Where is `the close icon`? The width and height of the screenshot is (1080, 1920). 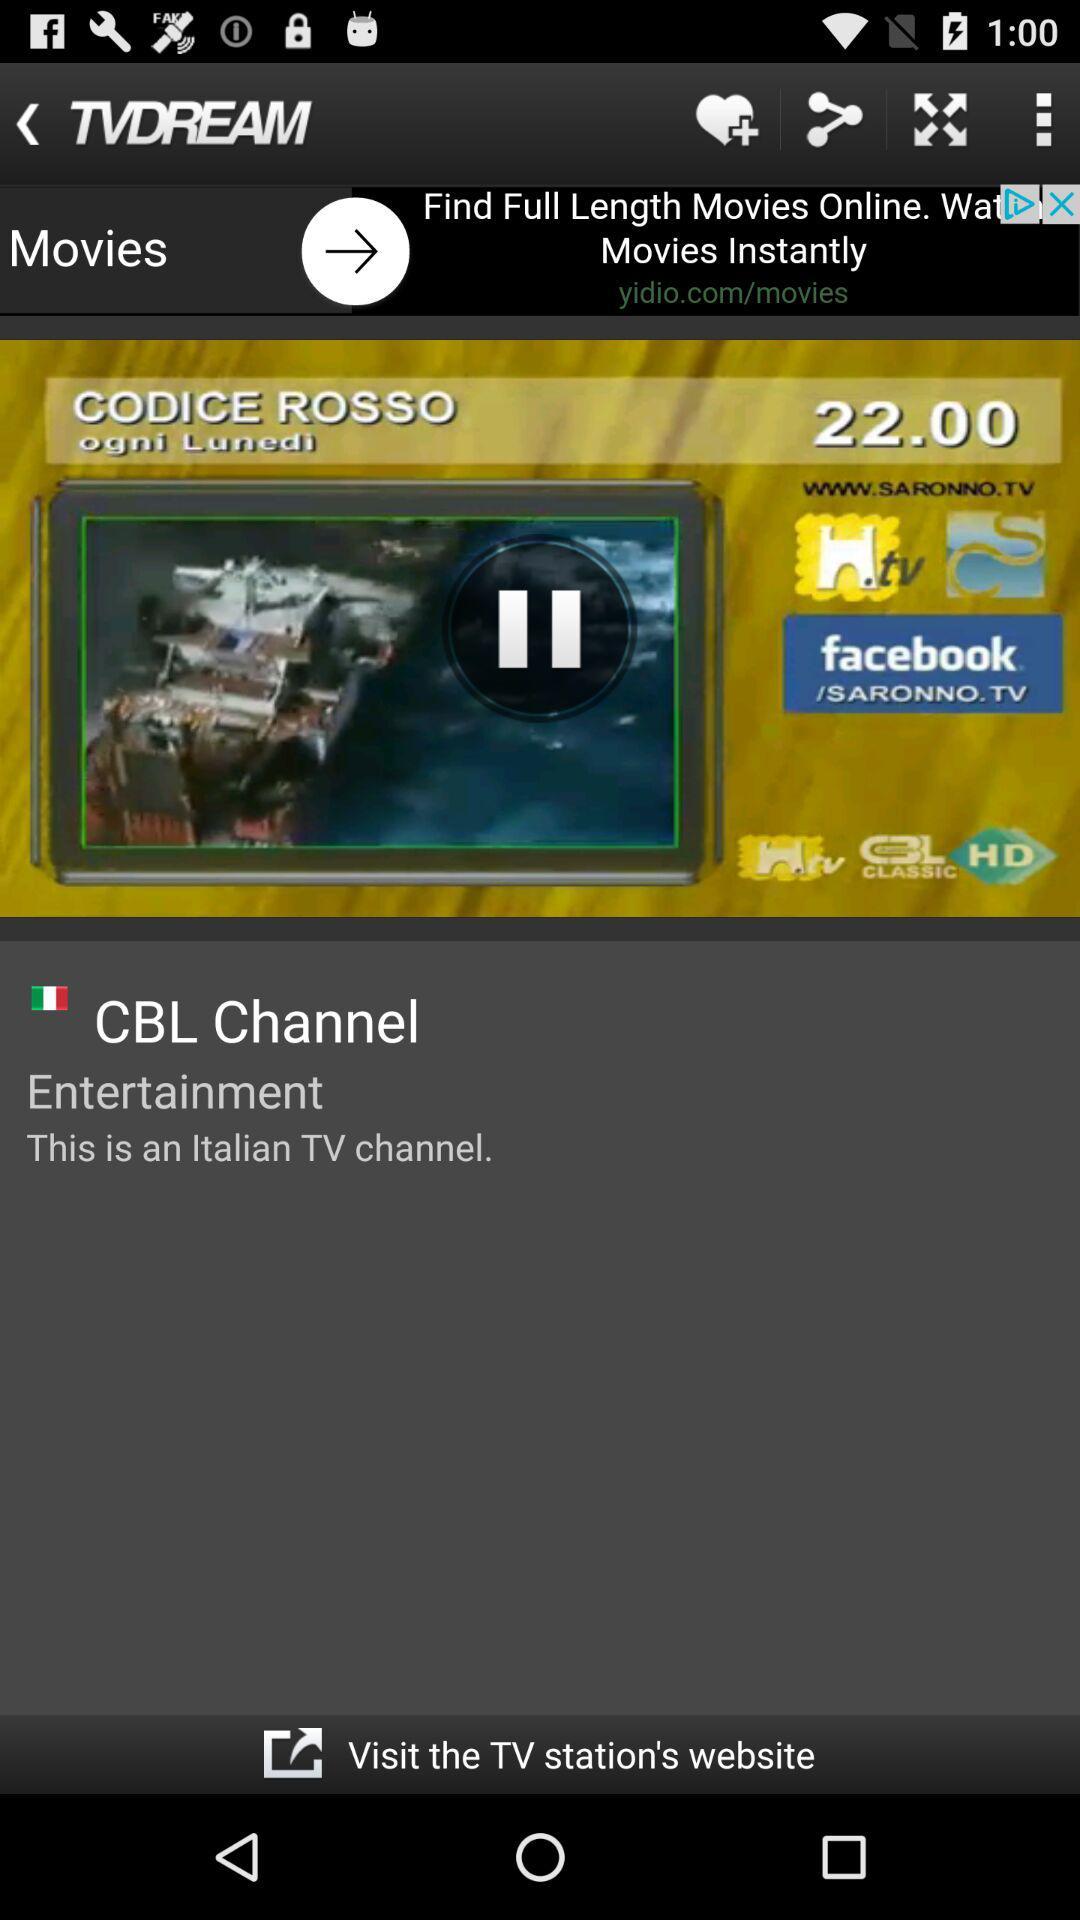 the close icon is located at coordinates (940, 127).